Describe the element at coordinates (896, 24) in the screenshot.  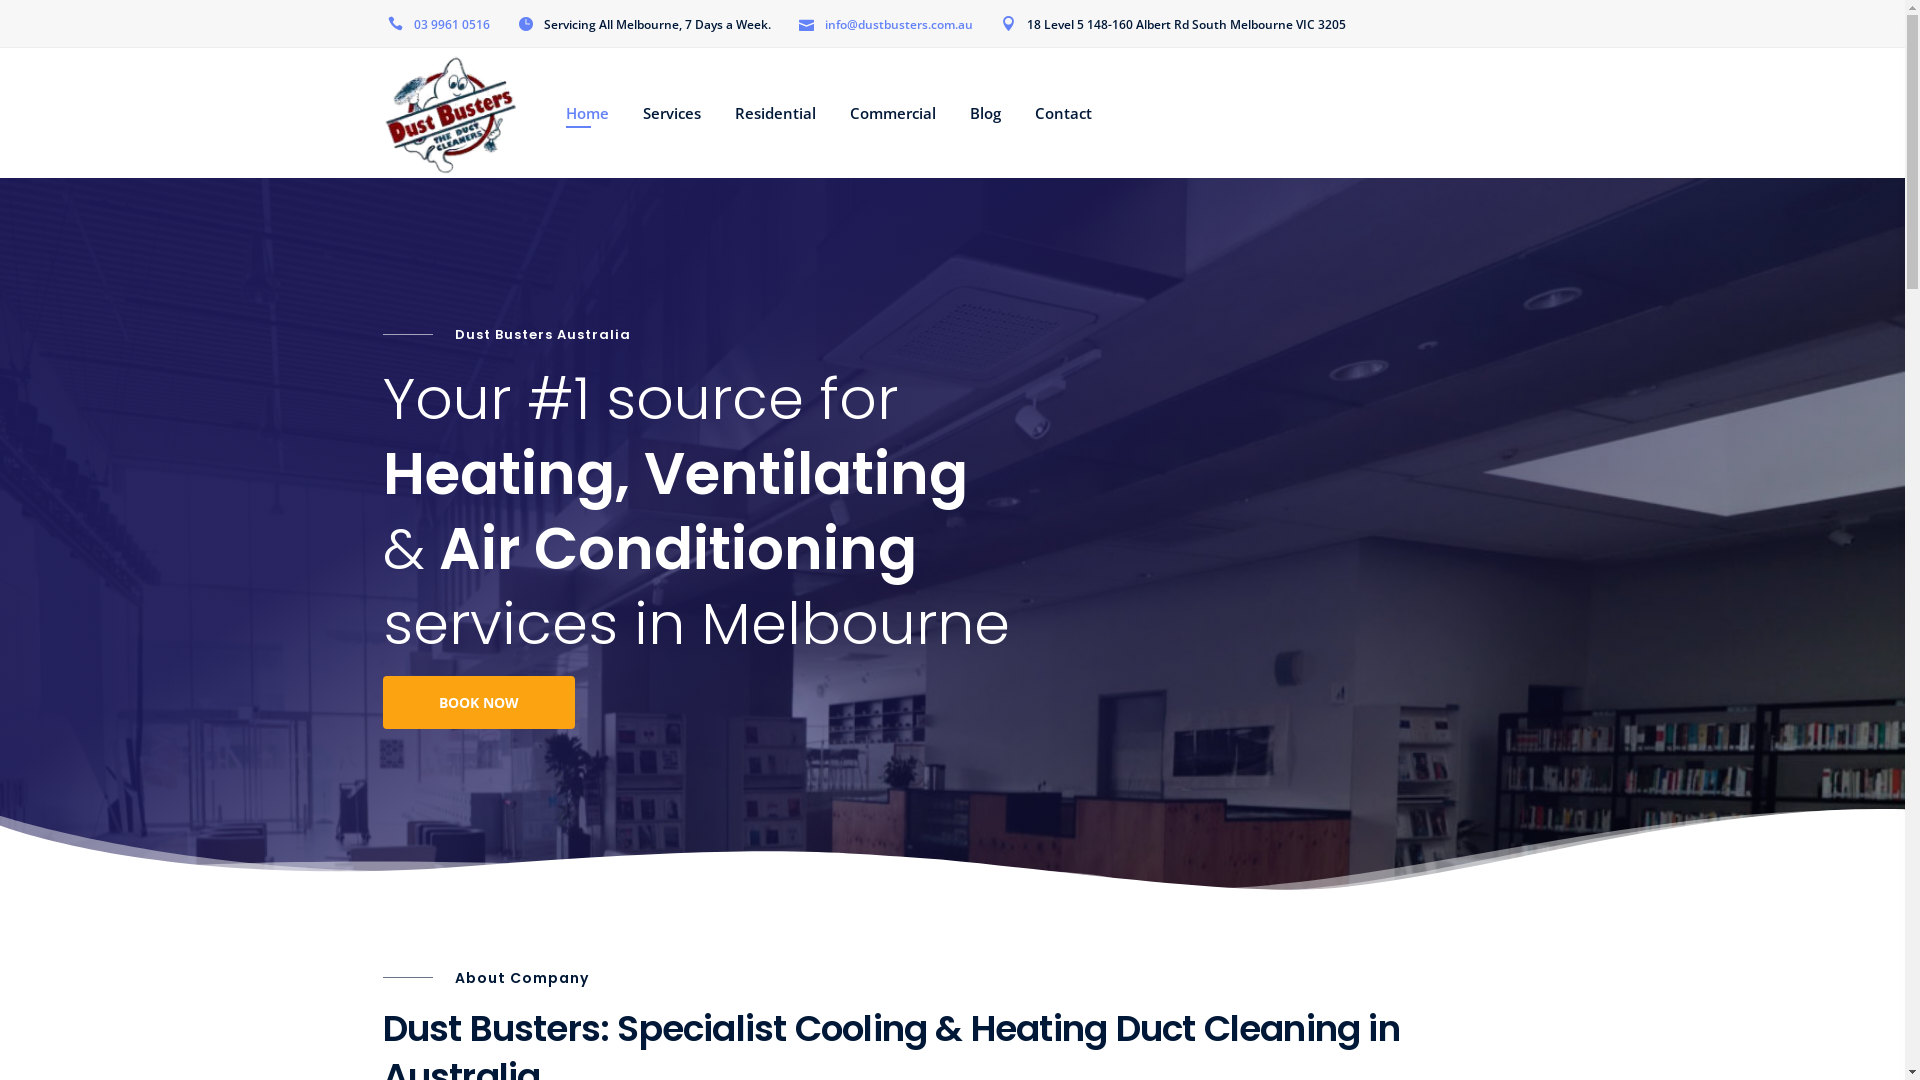
I see `'info@dustbusters.com.au'` at that location.